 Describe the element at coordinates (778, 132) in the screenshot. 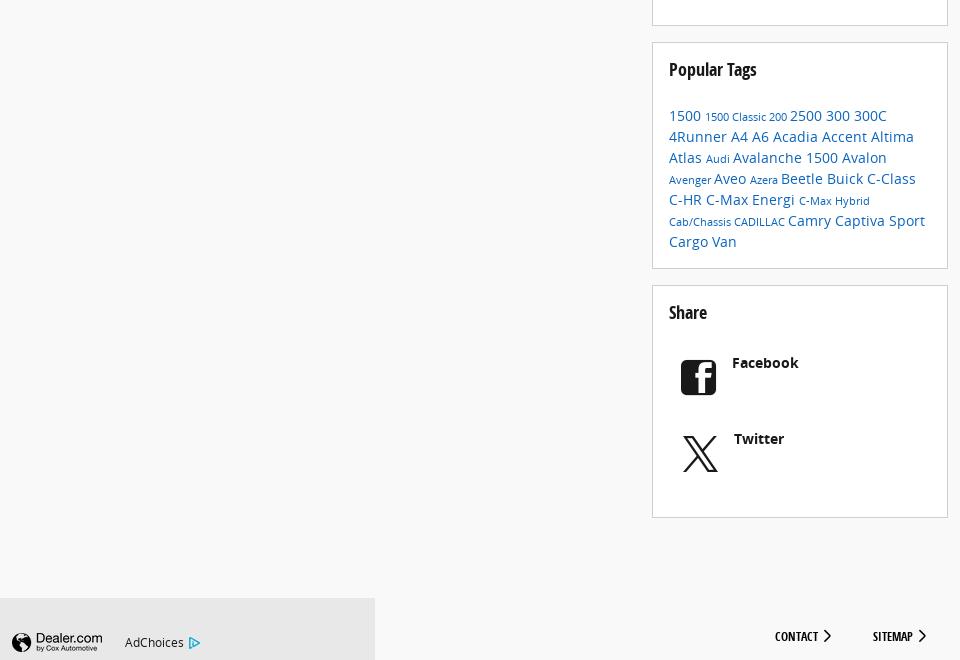

I see `'200'` at that location.